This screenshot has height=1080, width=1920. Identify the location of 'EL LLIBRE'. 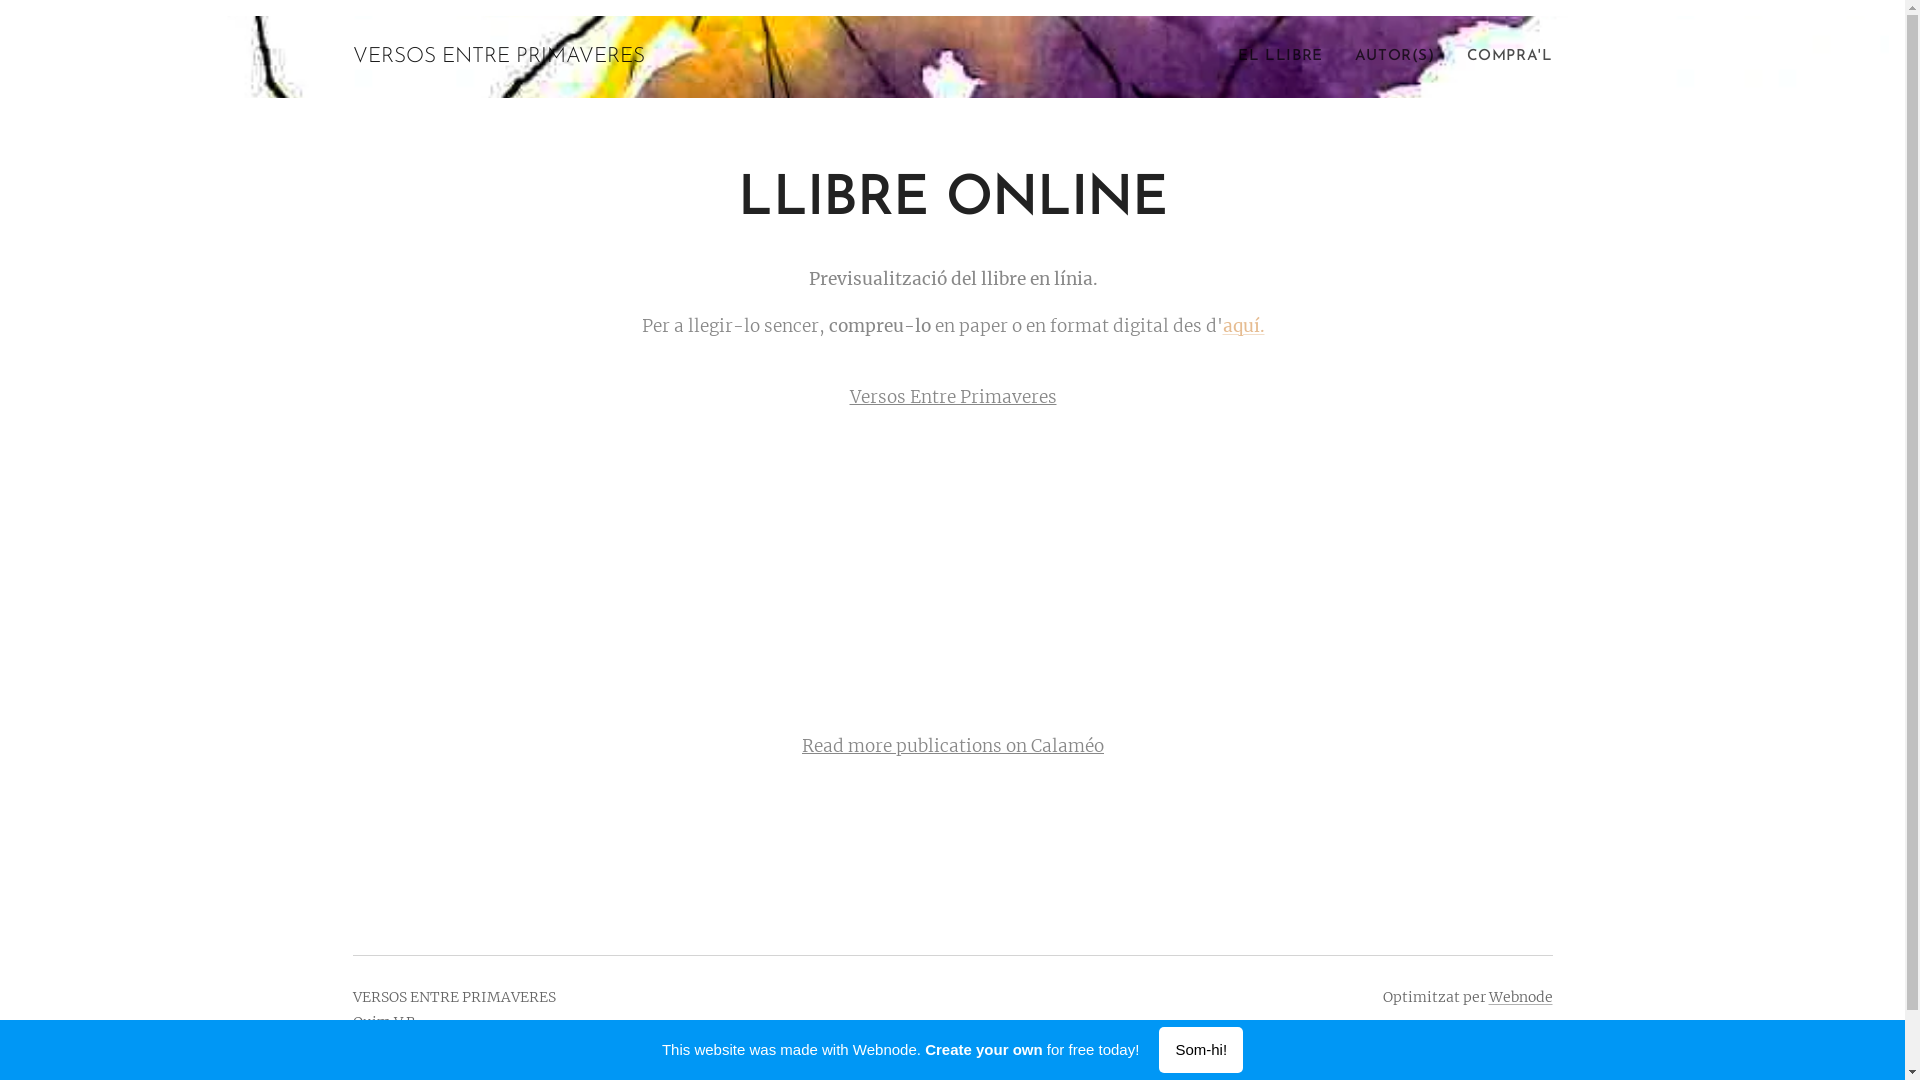
(1285, 56).